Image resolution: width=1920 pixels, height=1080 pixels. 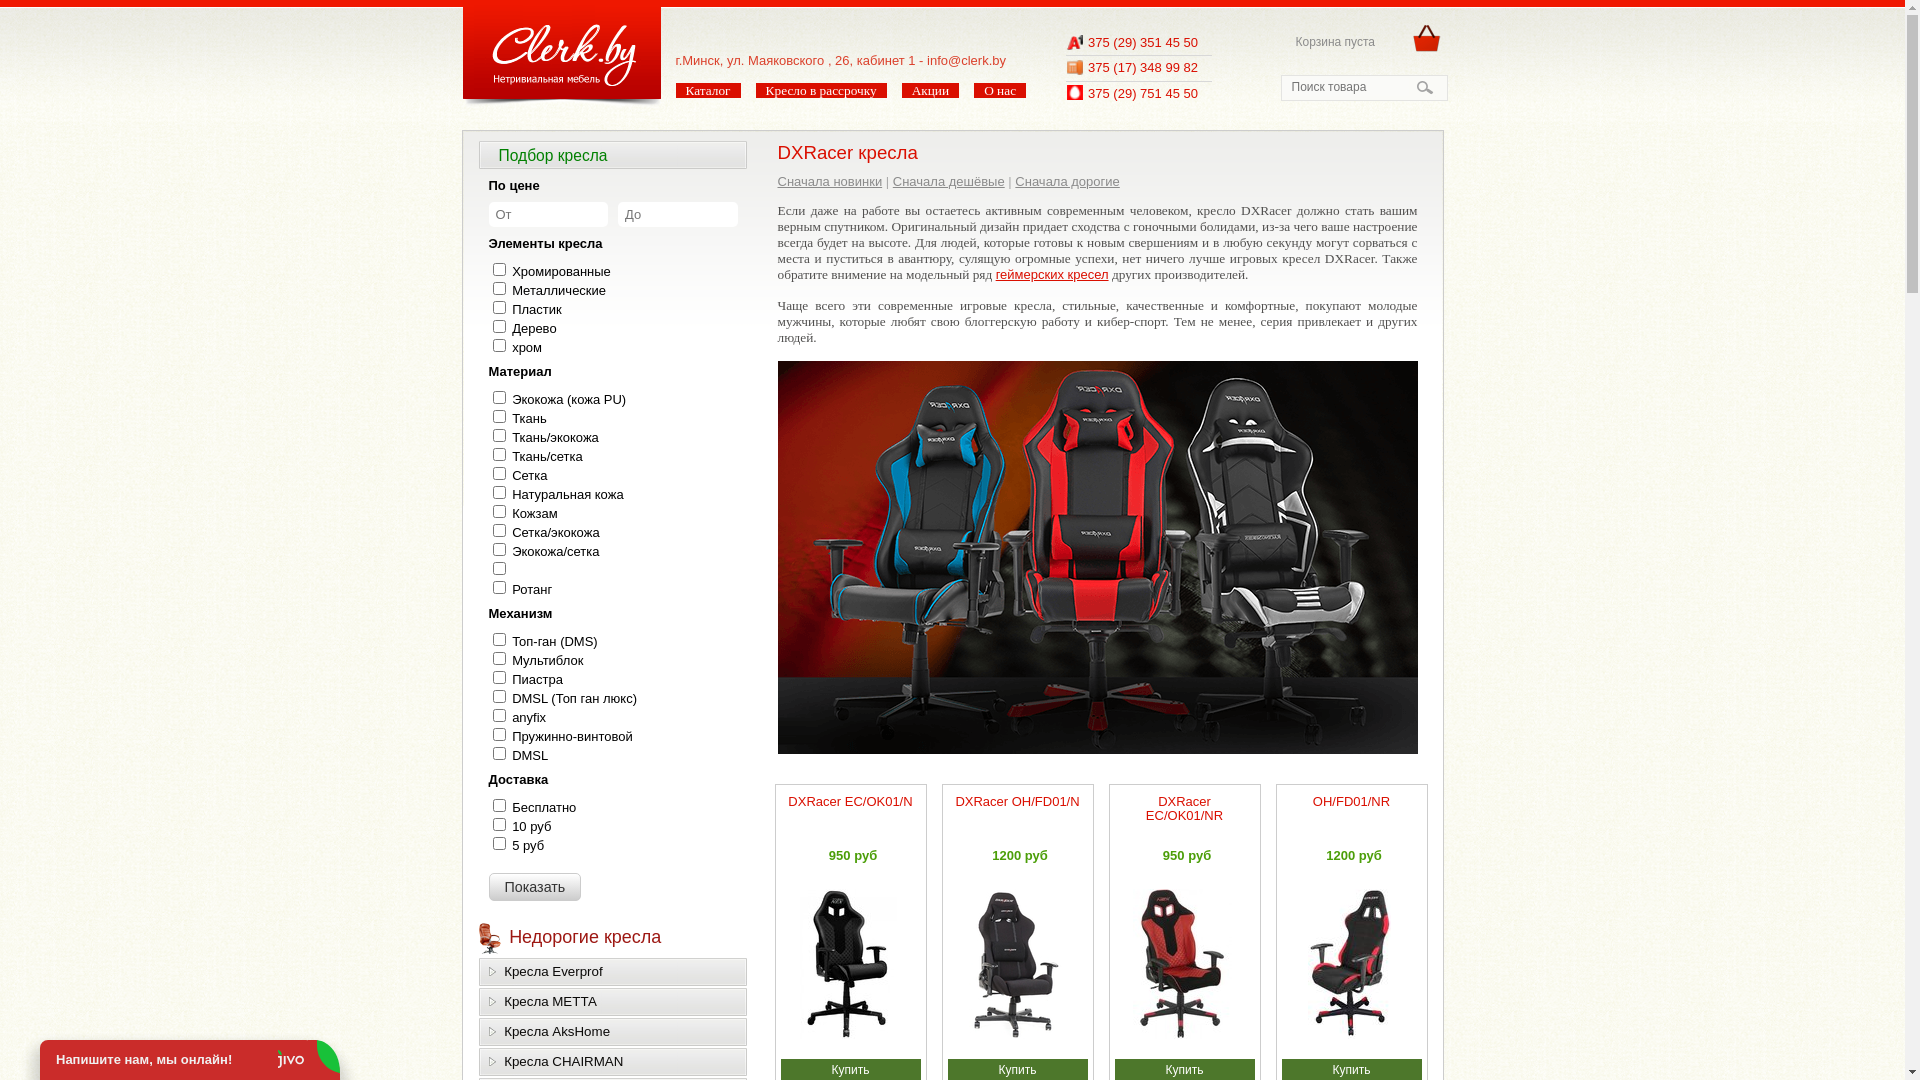 I want to click on '375 (29) 751 45 50', so click(x=1087, y=93).